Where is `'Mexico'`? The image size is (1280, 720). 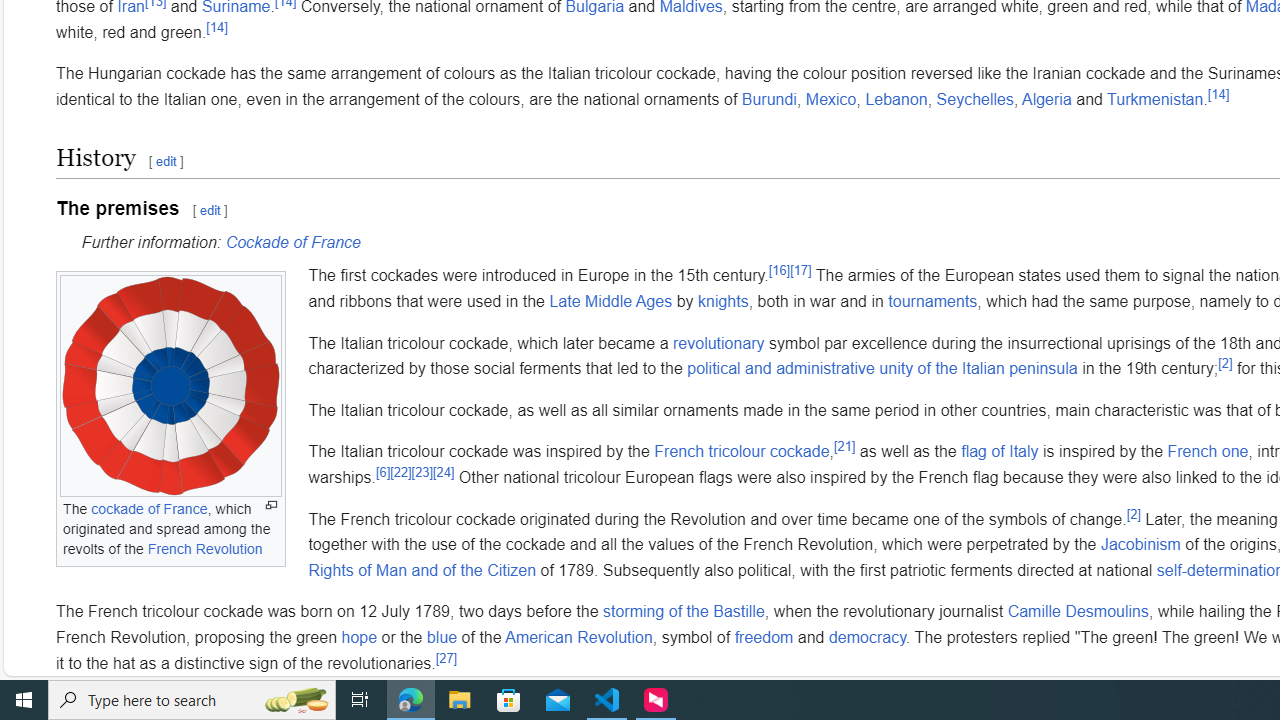
'Mexico' is located at coordinates (831, 99).